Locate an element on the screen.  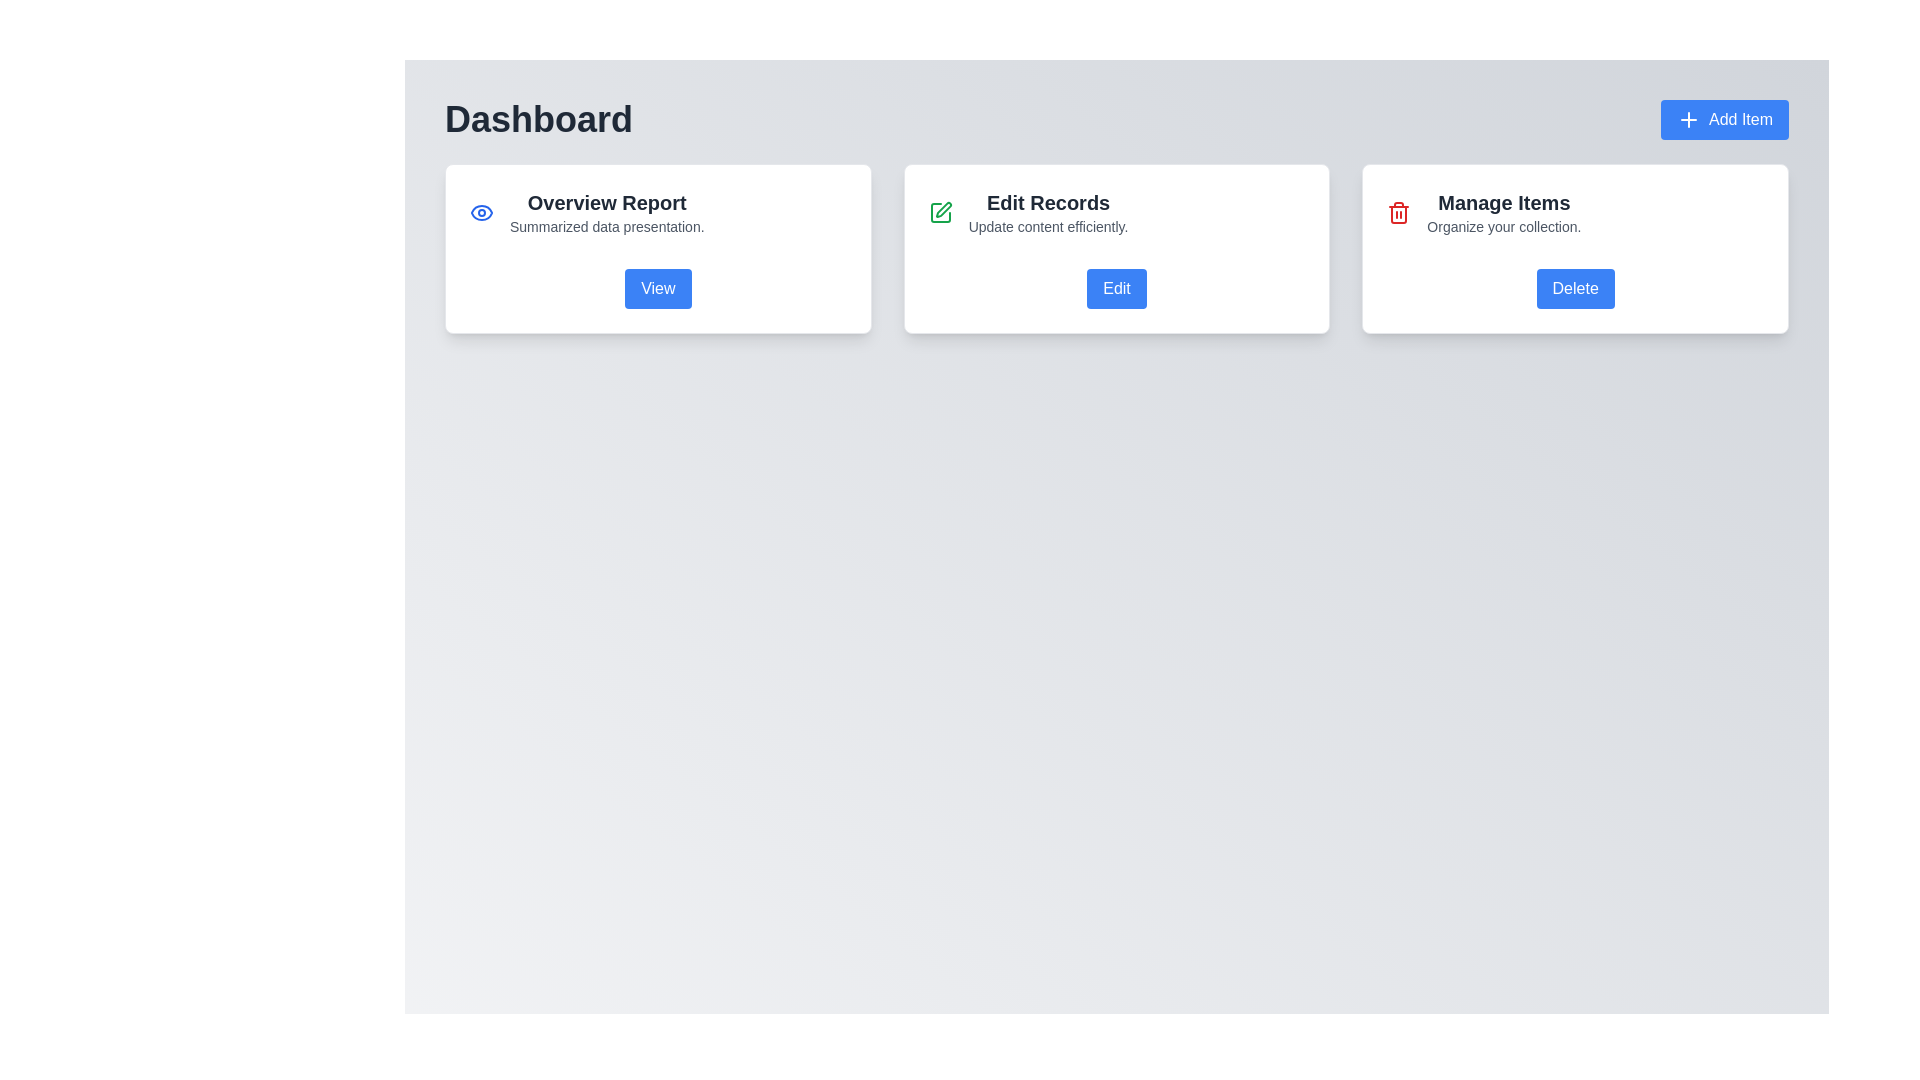
the green outlined pen-shaped icon located within the 'Edit Records' card, which indicates an edit or modification action is located at coordinates (942, 209).